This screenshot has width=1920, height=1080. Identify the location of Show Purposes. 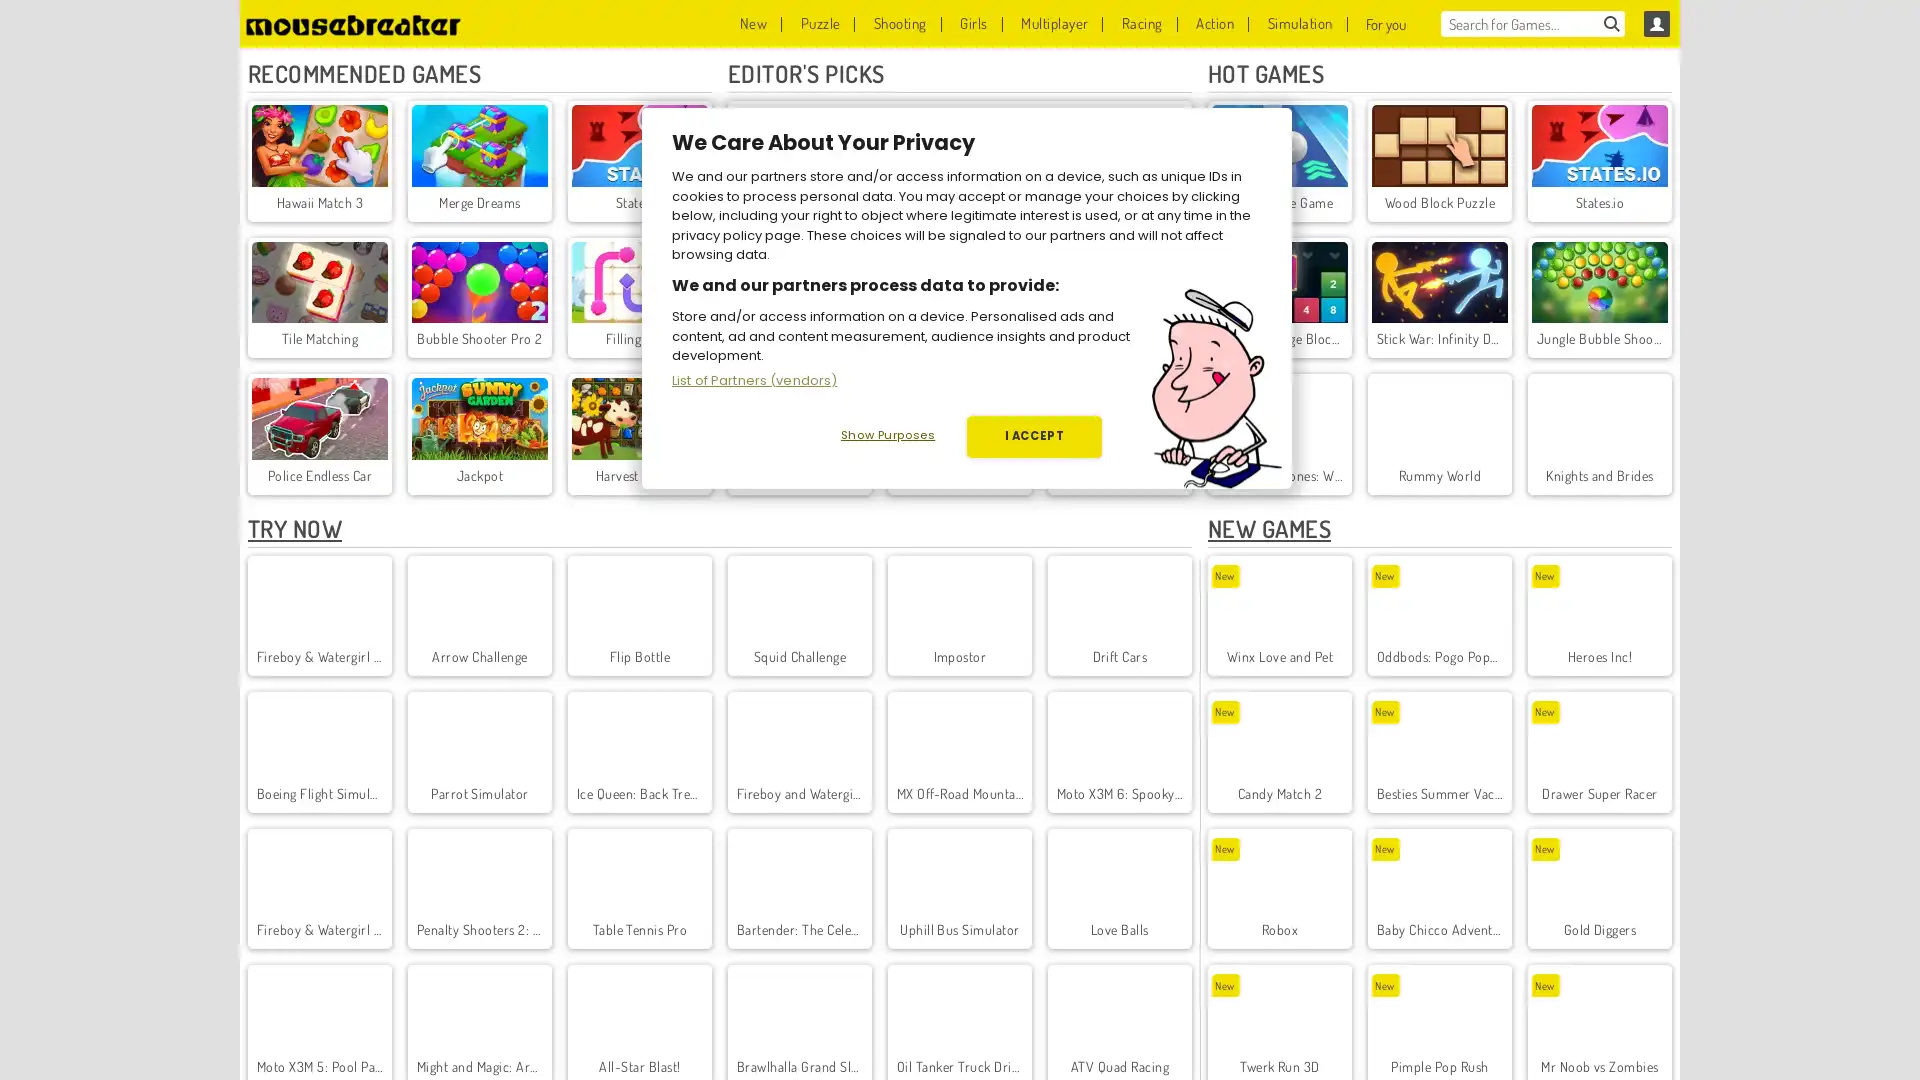
(886, 434).